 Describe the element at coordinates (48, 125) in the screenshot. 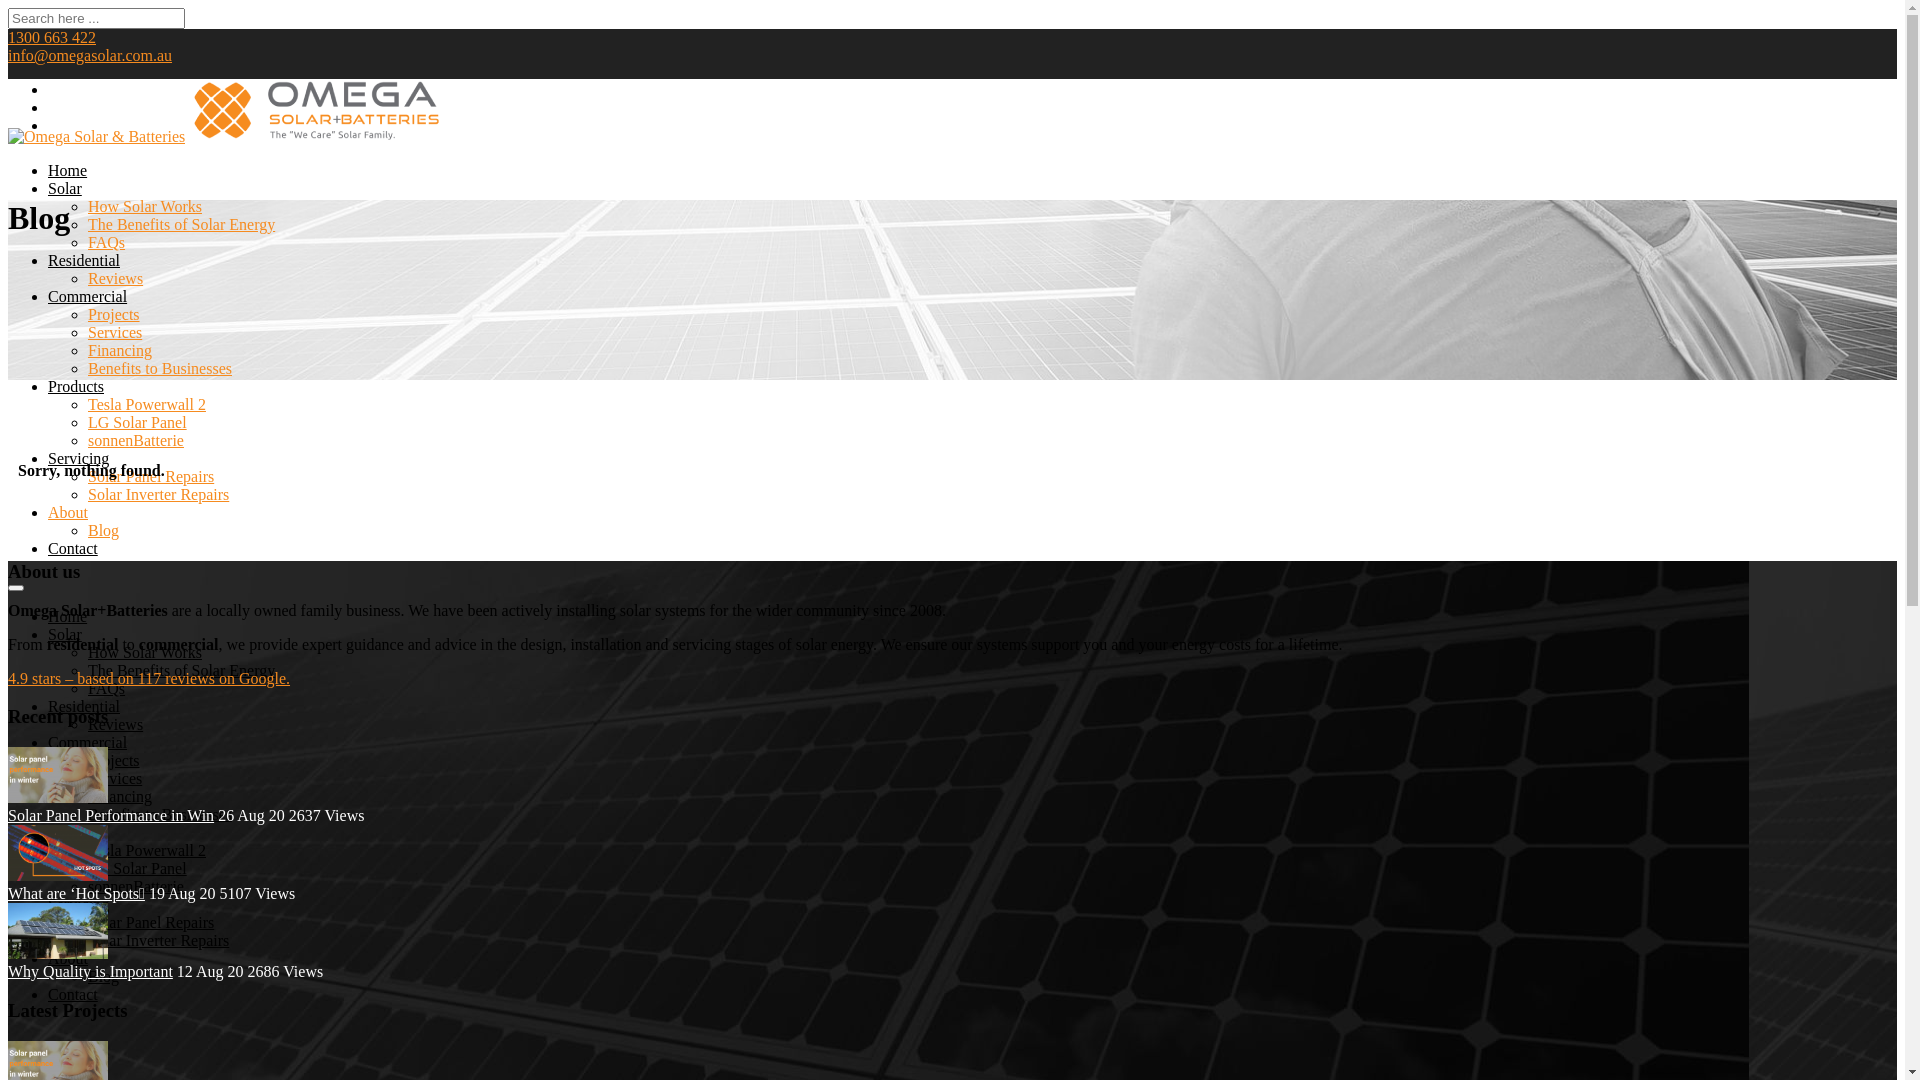

I see `'Youtube'` at that location.